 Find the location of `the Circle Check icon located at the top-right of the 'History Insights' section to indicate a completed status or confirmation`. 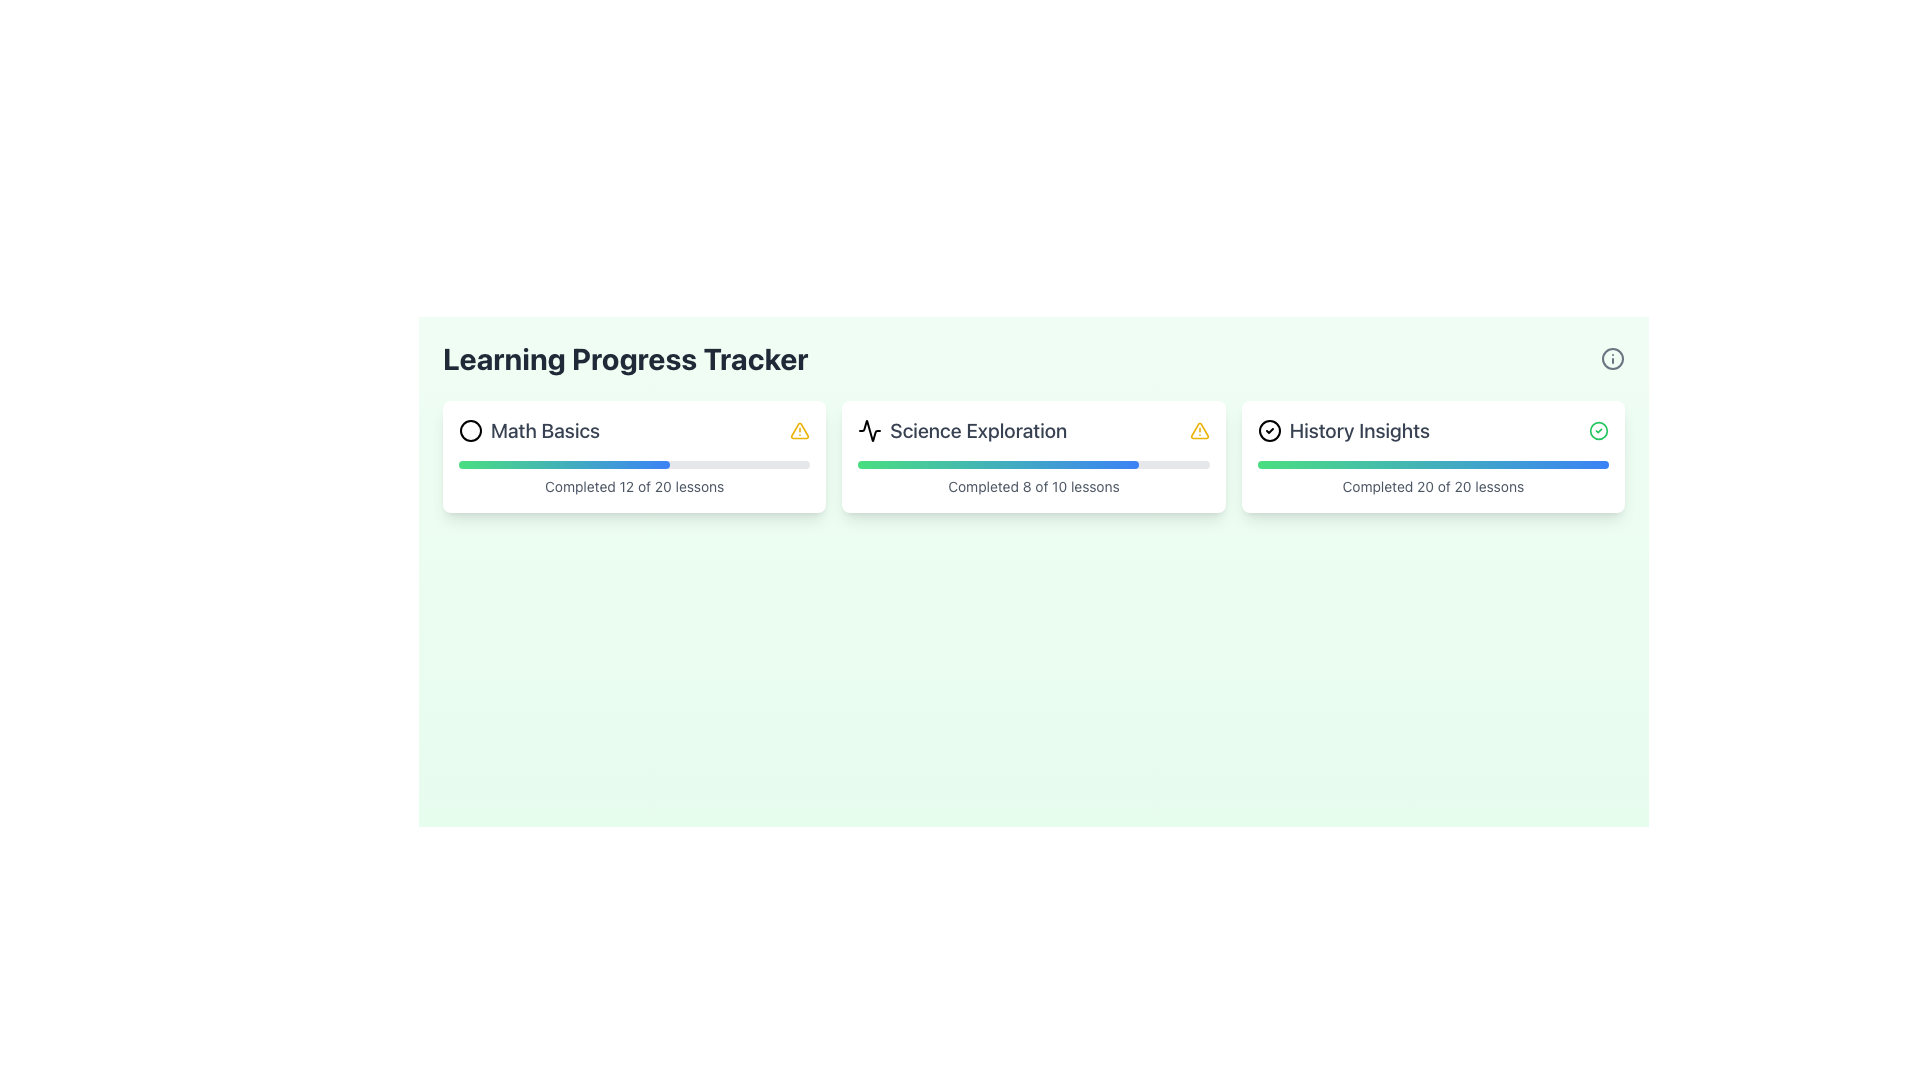

the Circle Check icon located at the top-right of the 'History Insights' section to indicate a completed status or confirmation is located at coordinates (1597, 430).